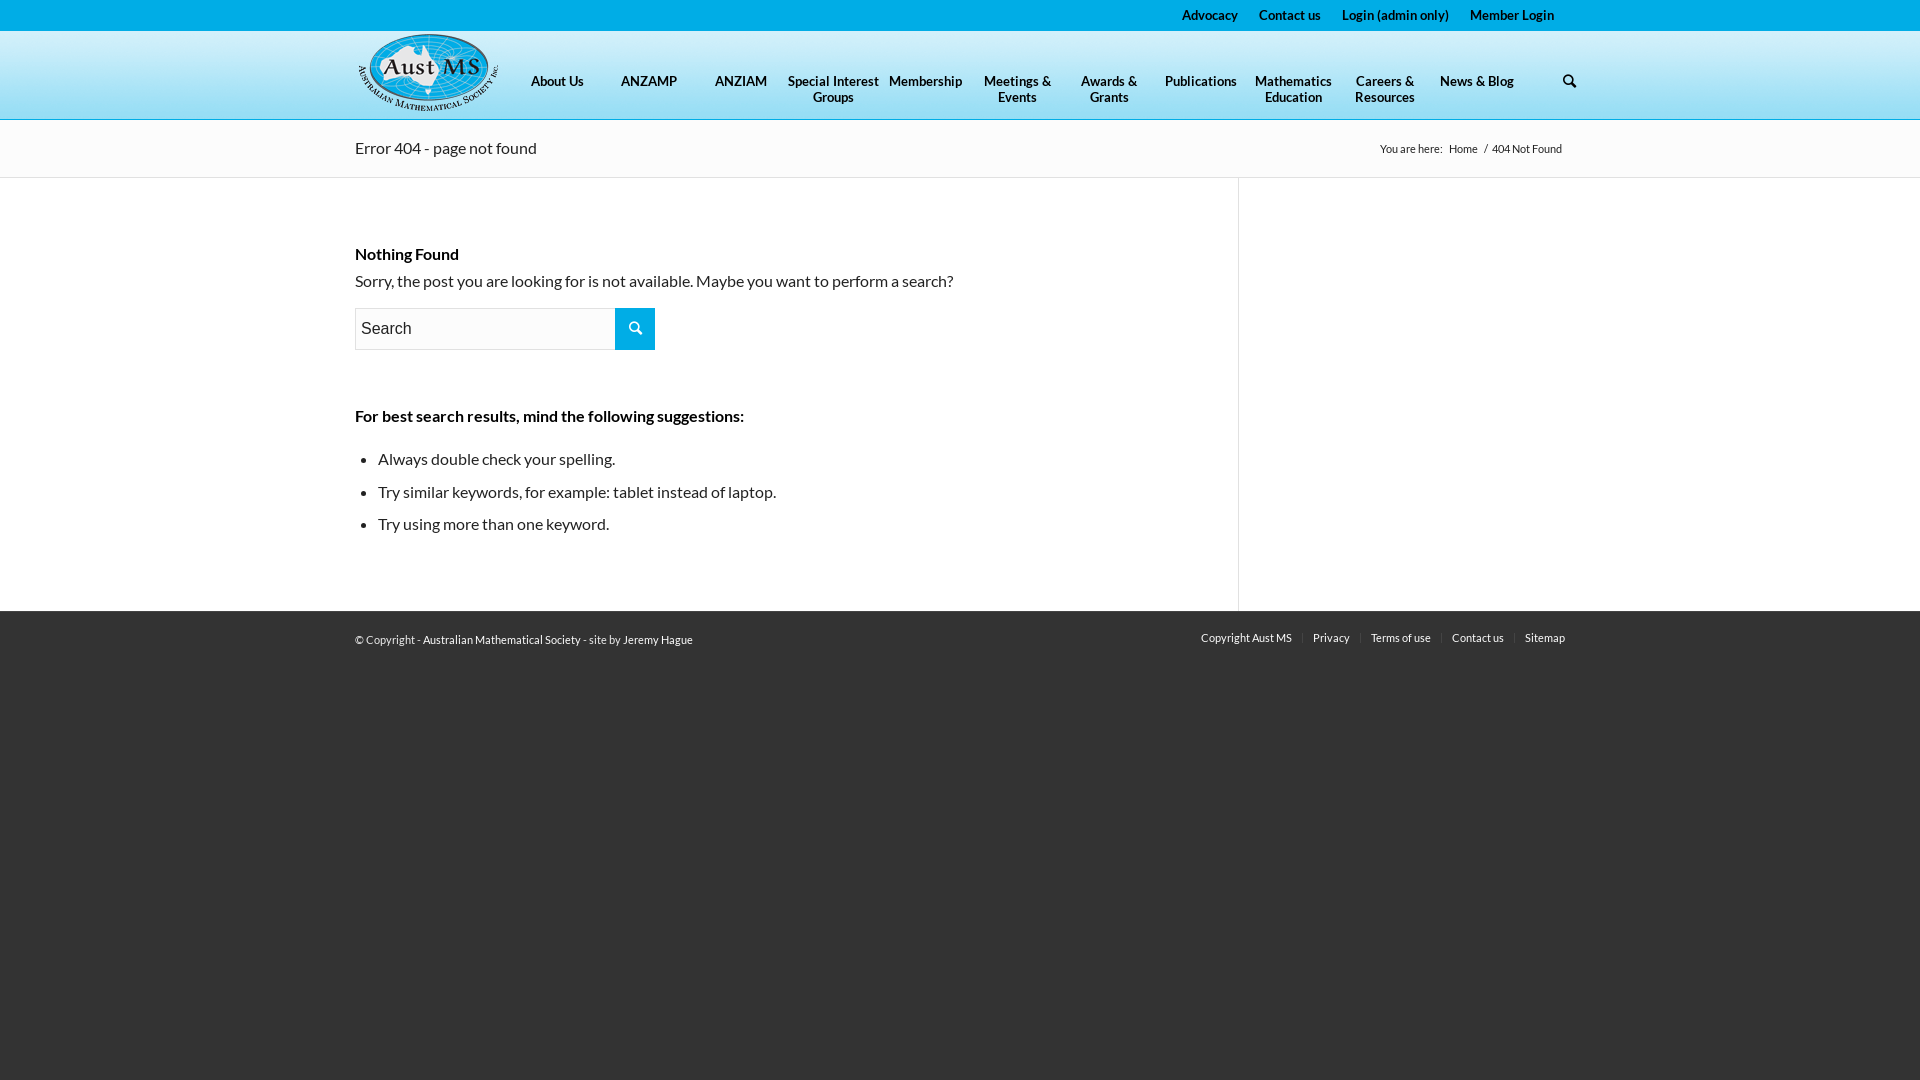 The image size is (1920, 1080). What do you see at coordinates (1384, 95) in the screenshot?
I see `'Careers & Resources'` at bounding box center [1384, 95].